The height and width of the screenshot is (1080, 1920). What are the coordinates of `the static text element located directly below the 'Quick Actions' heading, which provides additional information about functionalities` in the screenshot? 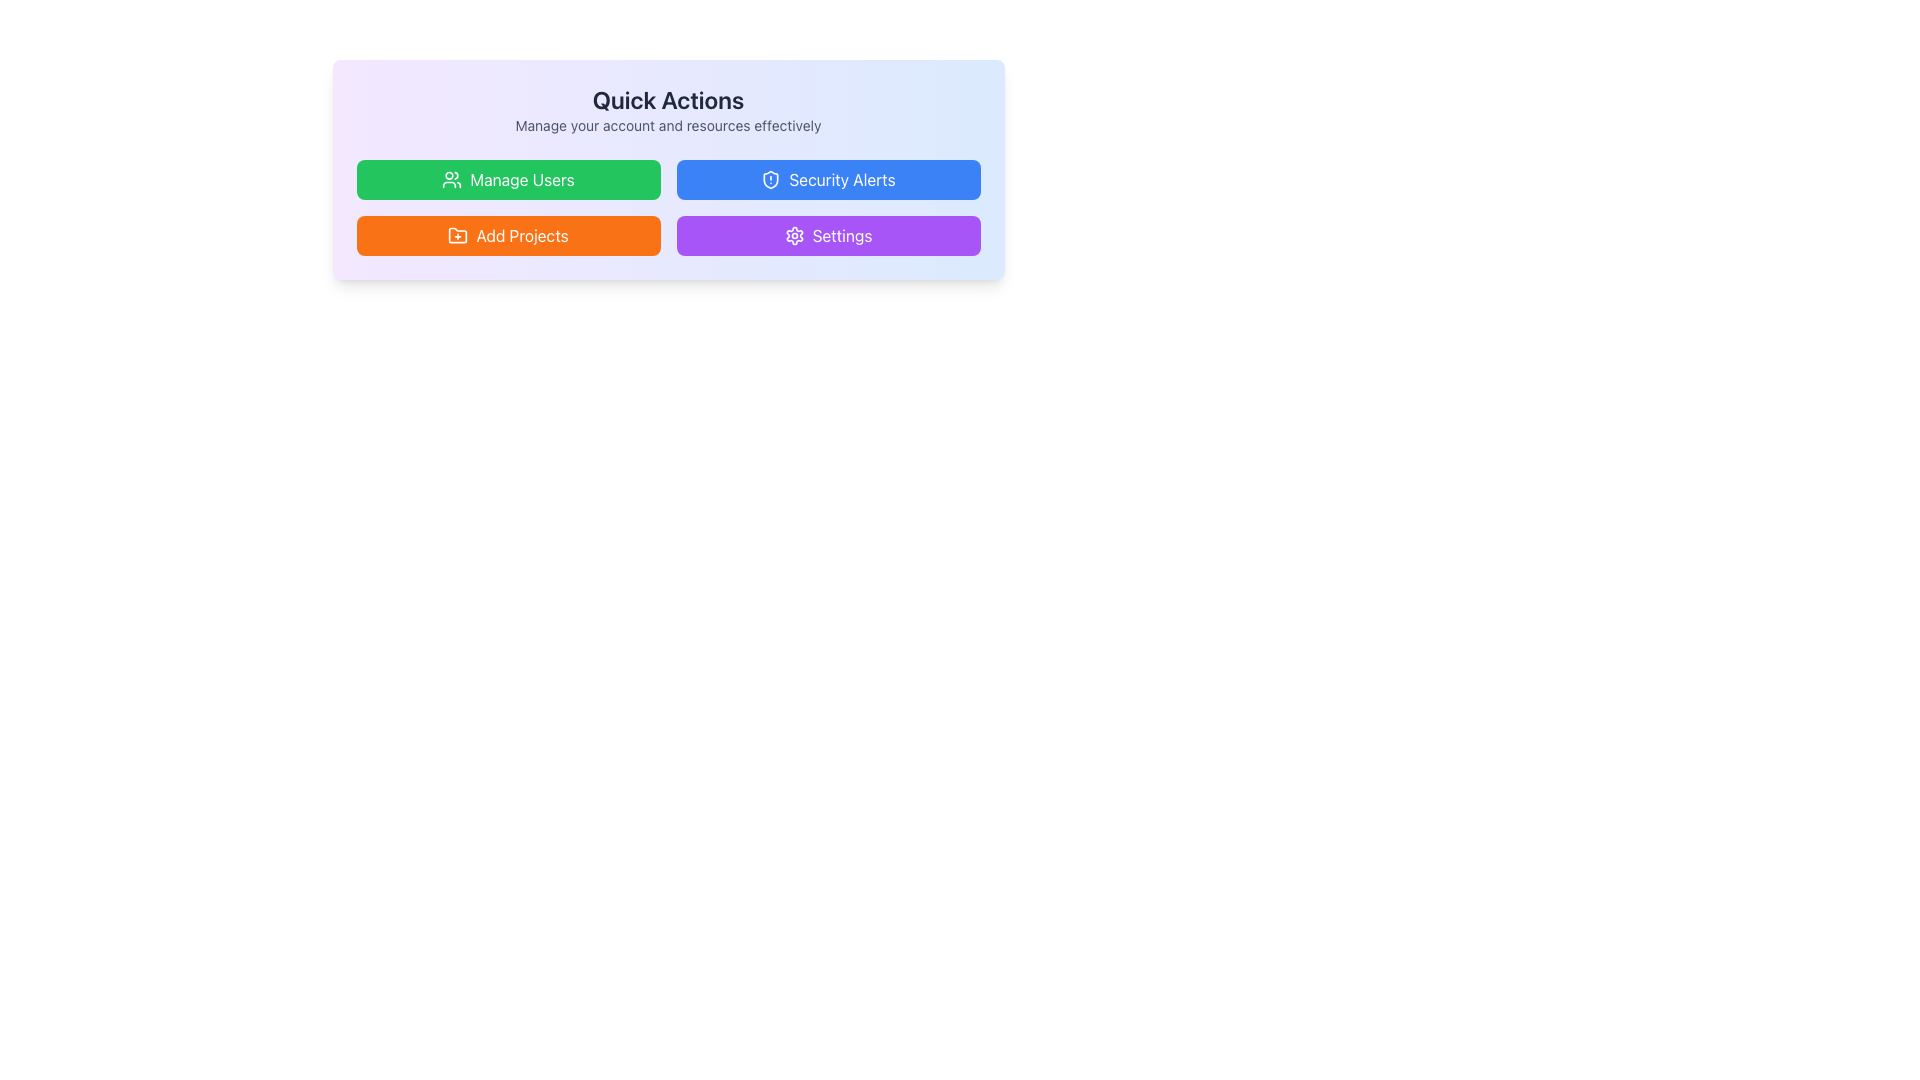 It's located at (668, 126).